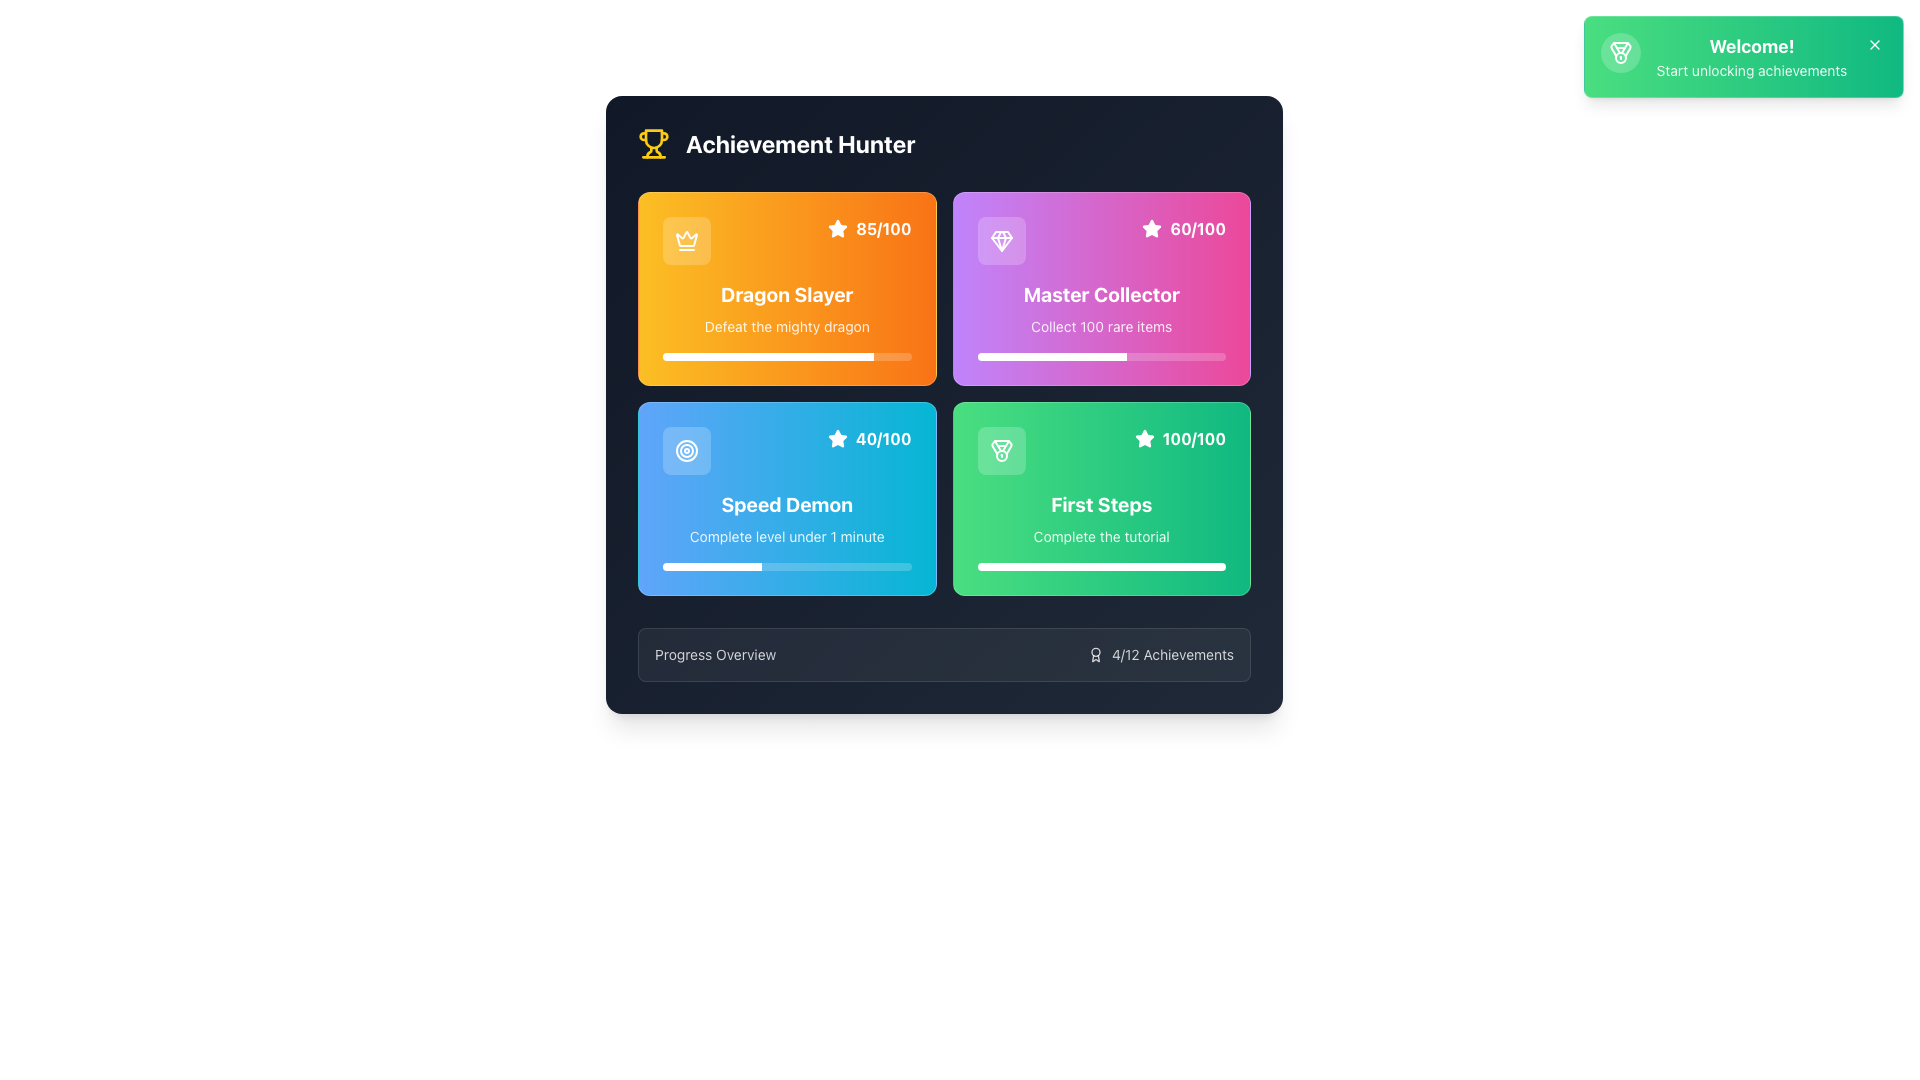 The width and height of the screenshot is (1920, 1080). What do you see at coordinates (869, 438) in the screenshot?
I see `the Label displaying '40/100' with a star icon, located at the top right corner of the blue 'Speed Demon' card in the bottom-left of a 2x2 grid layout` at bounding box center [869, 438].